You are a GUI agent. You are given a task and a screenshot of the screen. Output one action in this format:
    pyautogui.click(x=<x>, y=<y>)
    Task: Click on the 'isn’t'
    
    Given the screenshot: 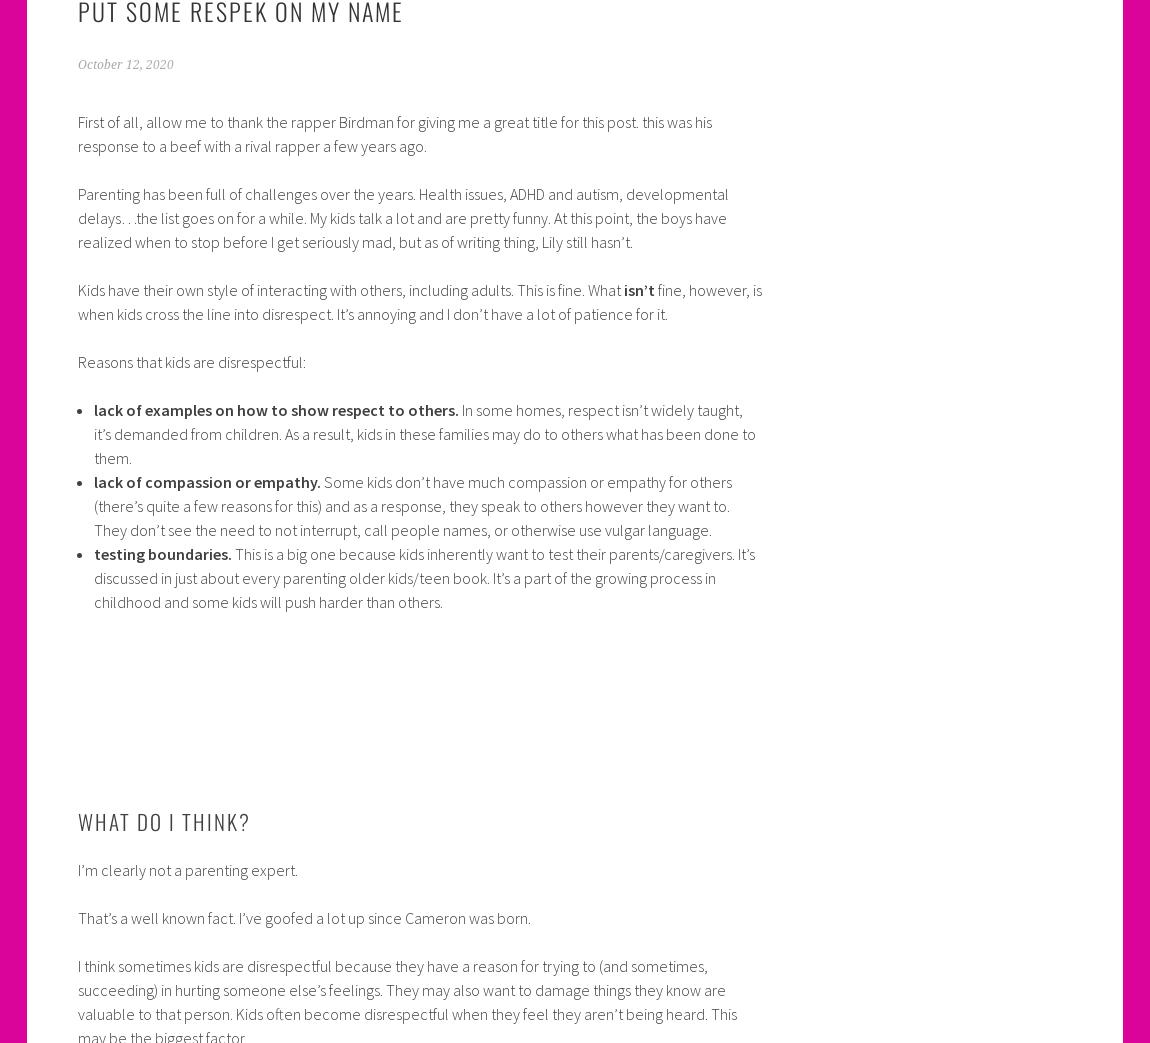 What is the action you would take?
    pyautogui.click(x=637, y=289)
    